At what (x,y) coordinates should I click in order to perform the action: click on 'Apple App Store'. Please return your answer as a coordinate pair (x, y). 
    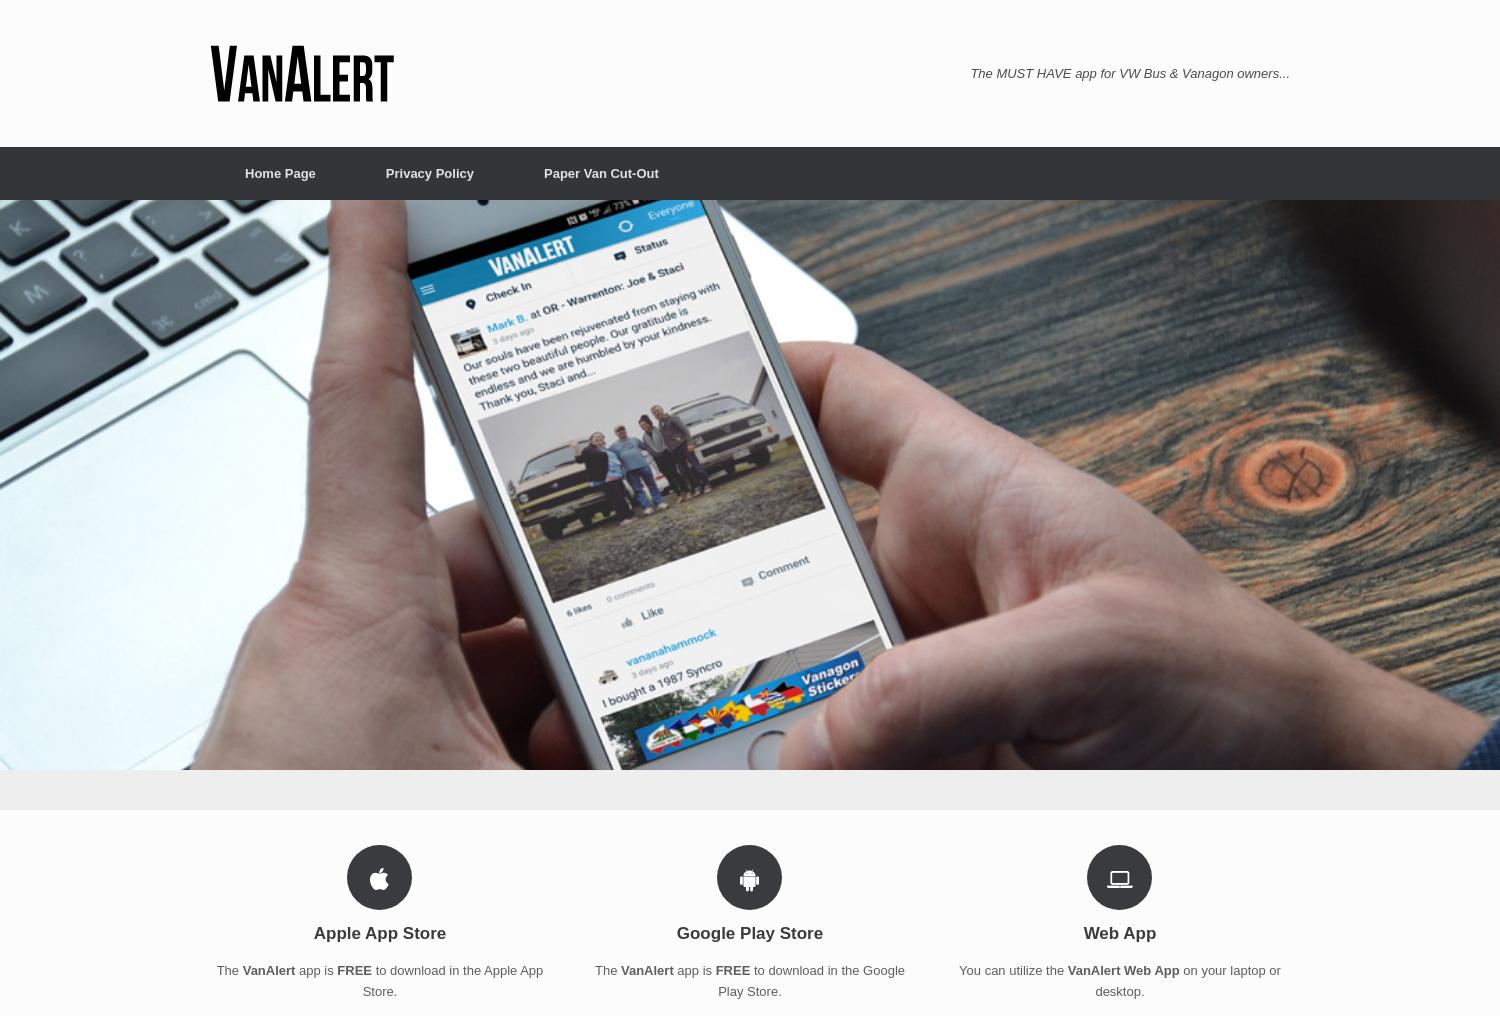
    Looking at the image, I should click on (312, 932).